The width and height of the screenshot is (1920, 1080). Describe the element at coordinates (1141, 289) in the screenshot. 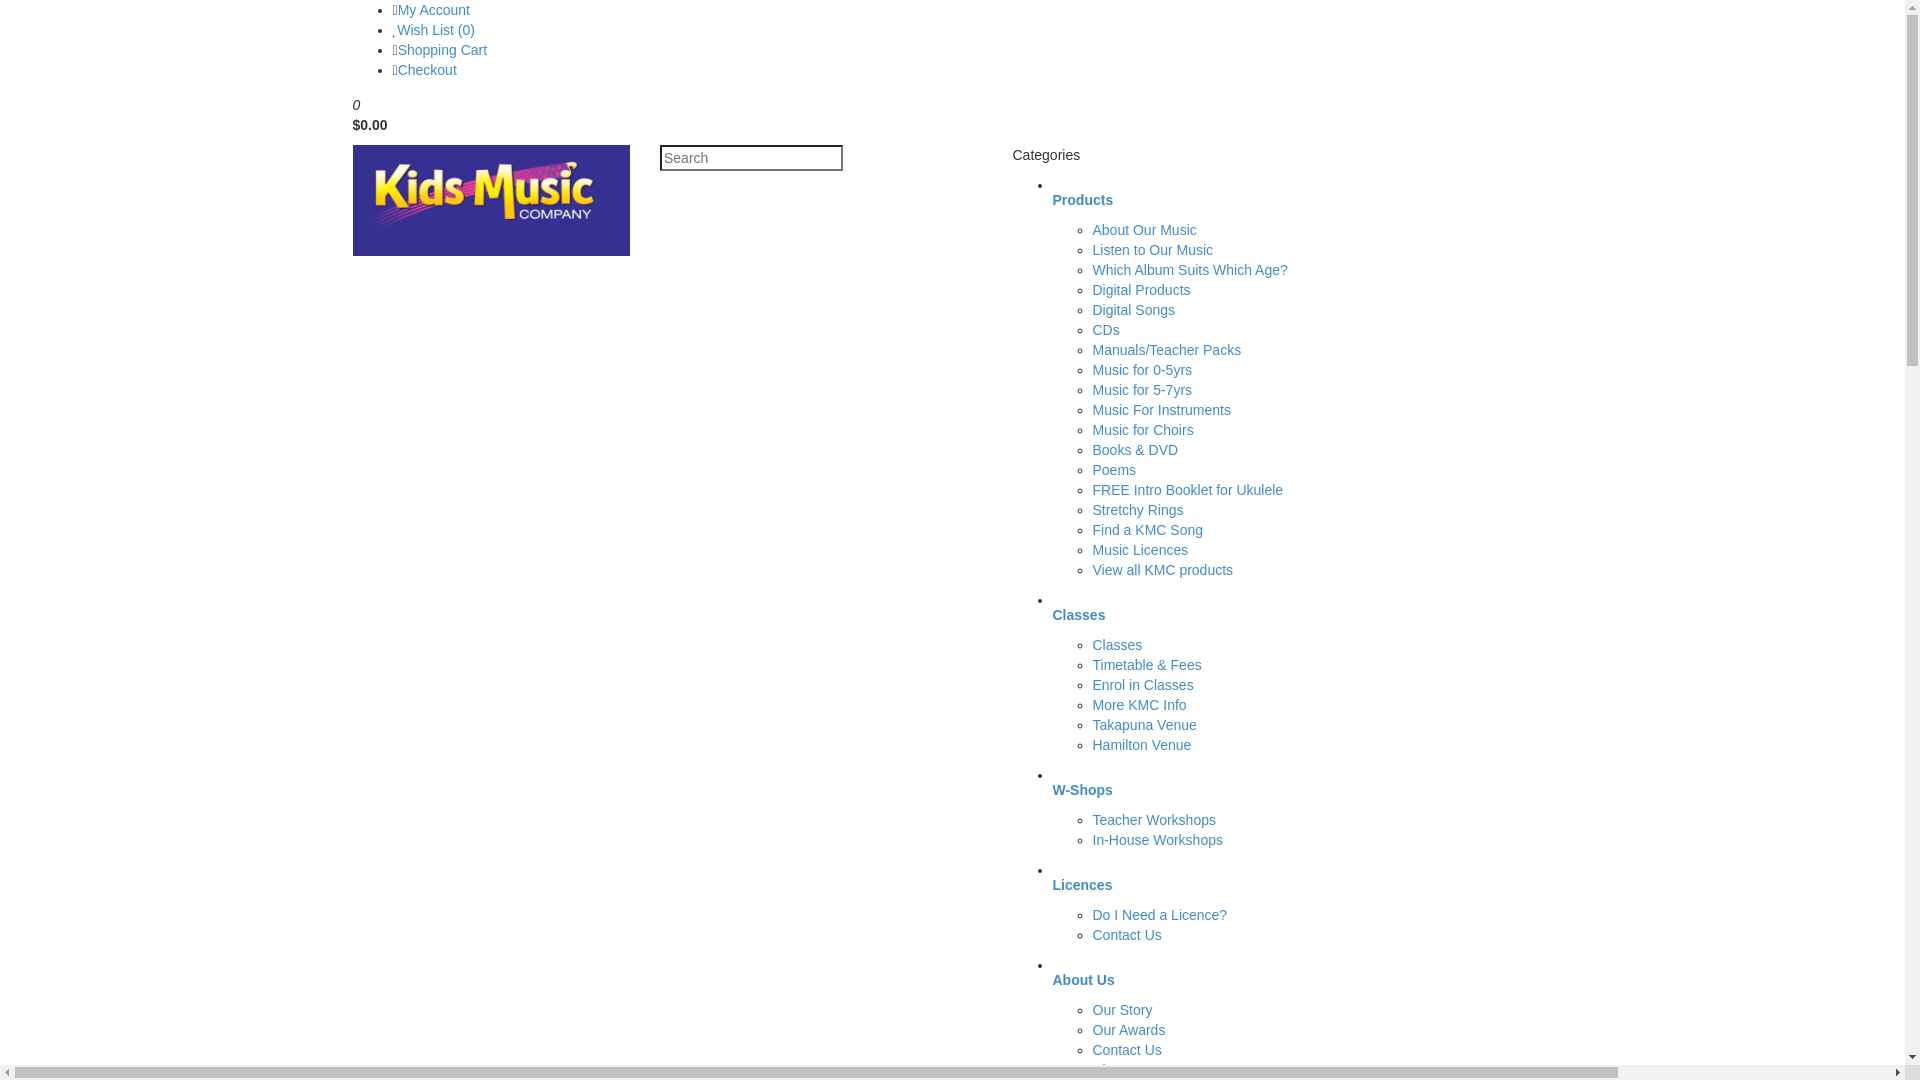

I see `'Digital Products'` at that location.